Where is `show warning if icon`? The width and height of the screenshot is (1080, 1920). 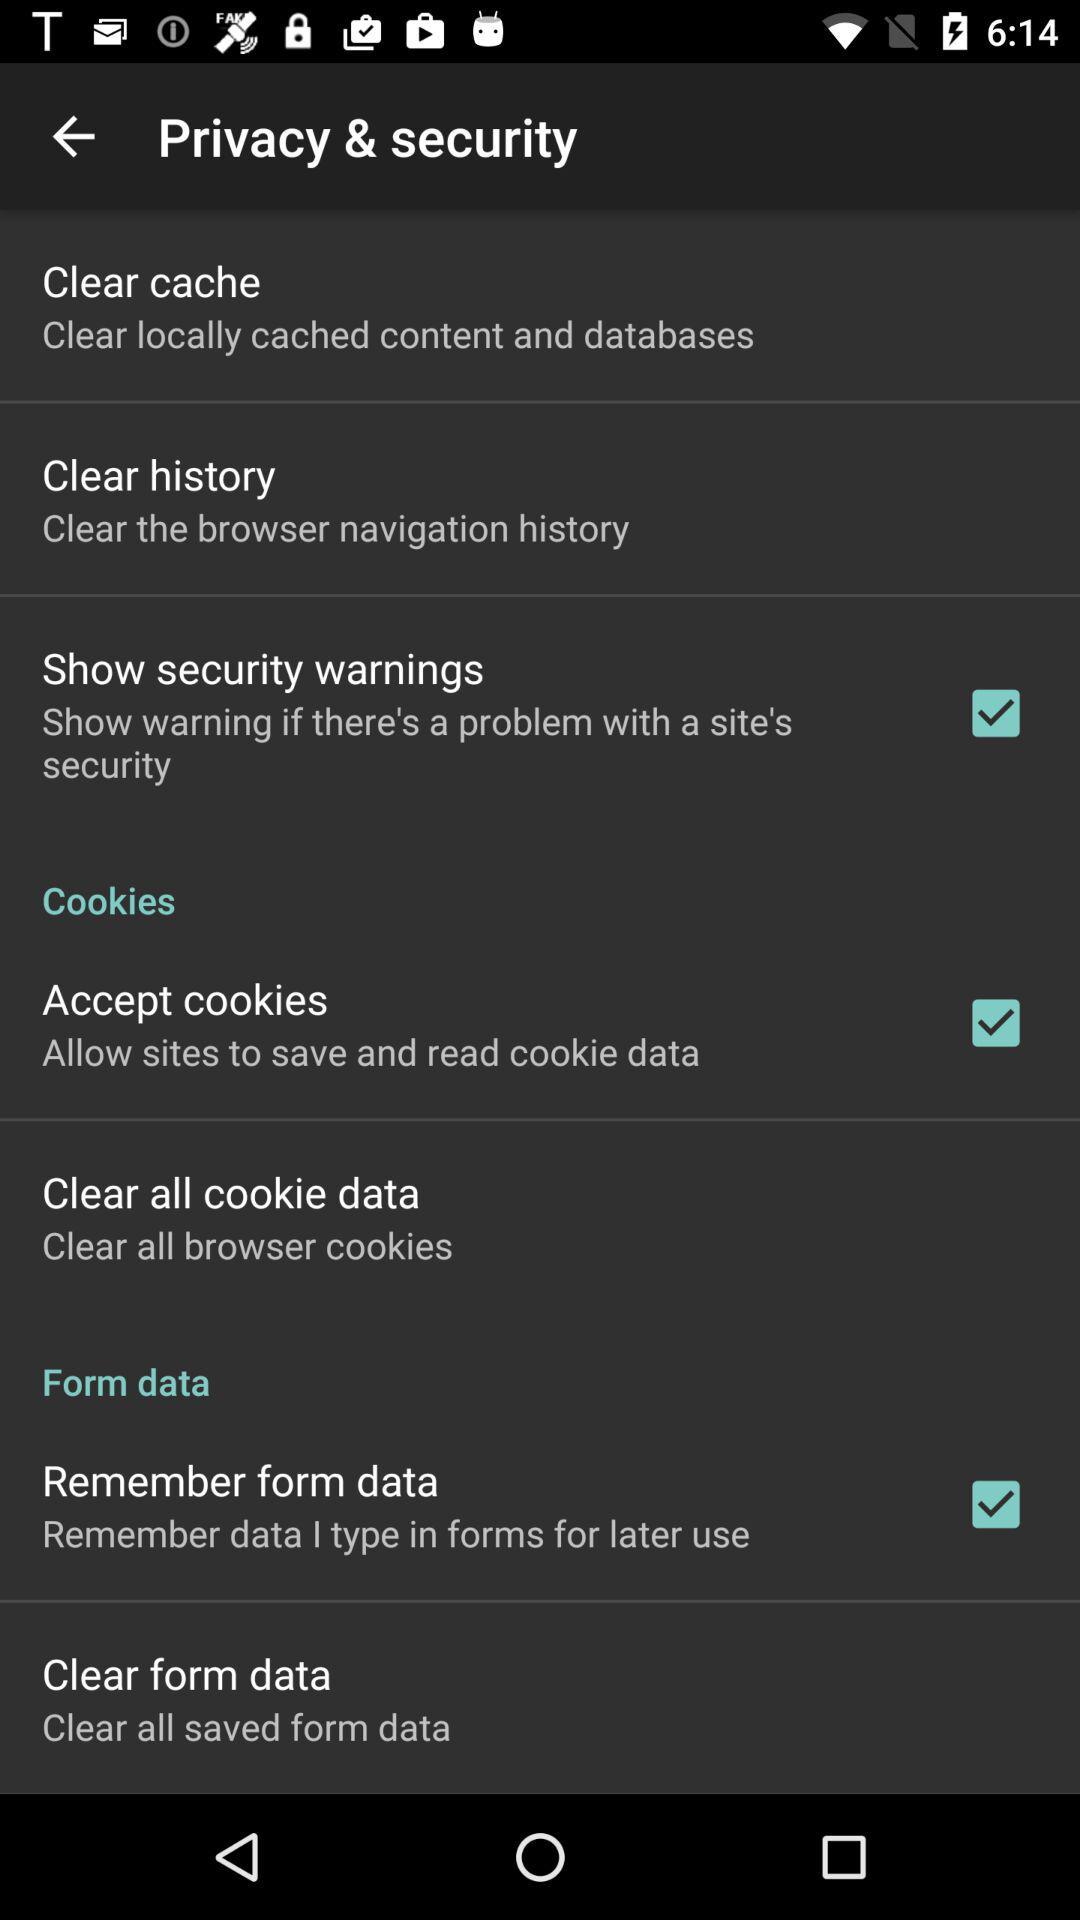 show warning if icon is located at coordinates (477, 741).